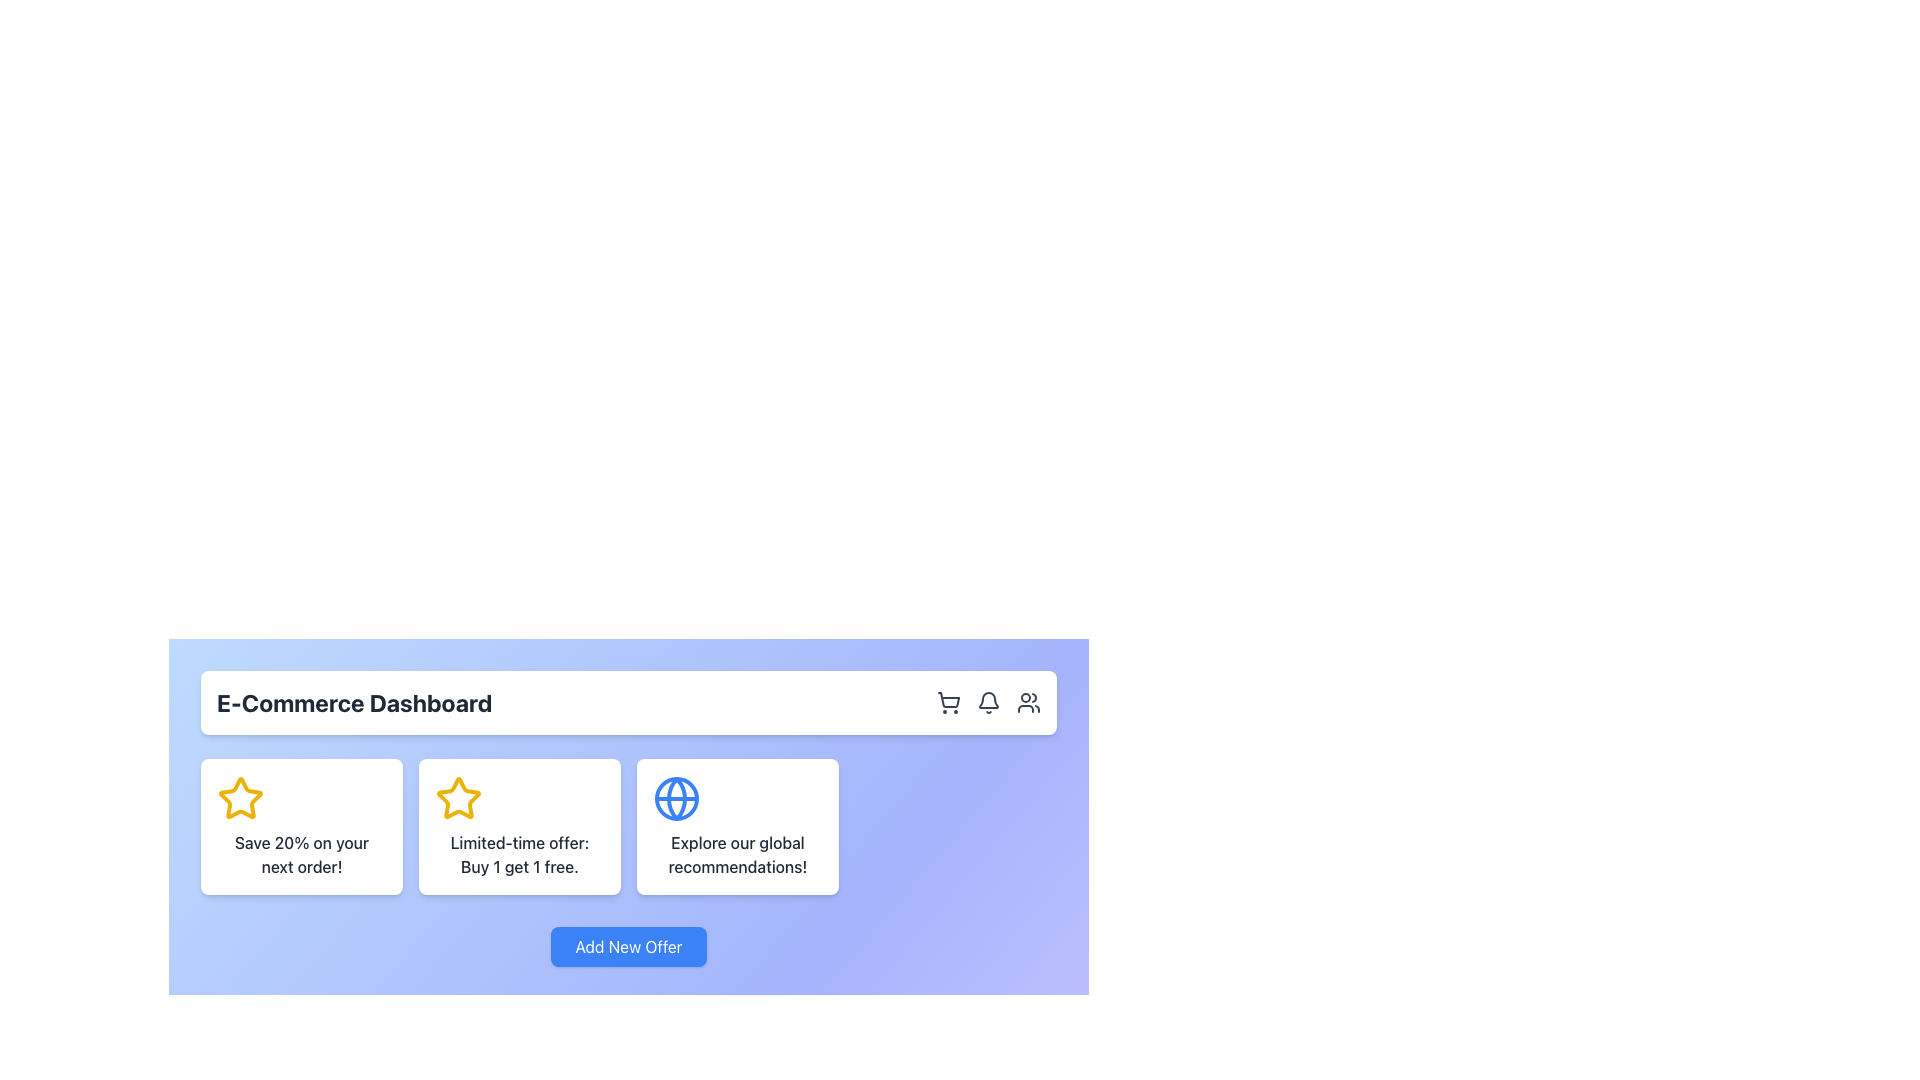 The image size is (1920, 1080). I want to click on the globe icon located at the center of the third card in the bottom right corner of the interface, so click(676, 797).